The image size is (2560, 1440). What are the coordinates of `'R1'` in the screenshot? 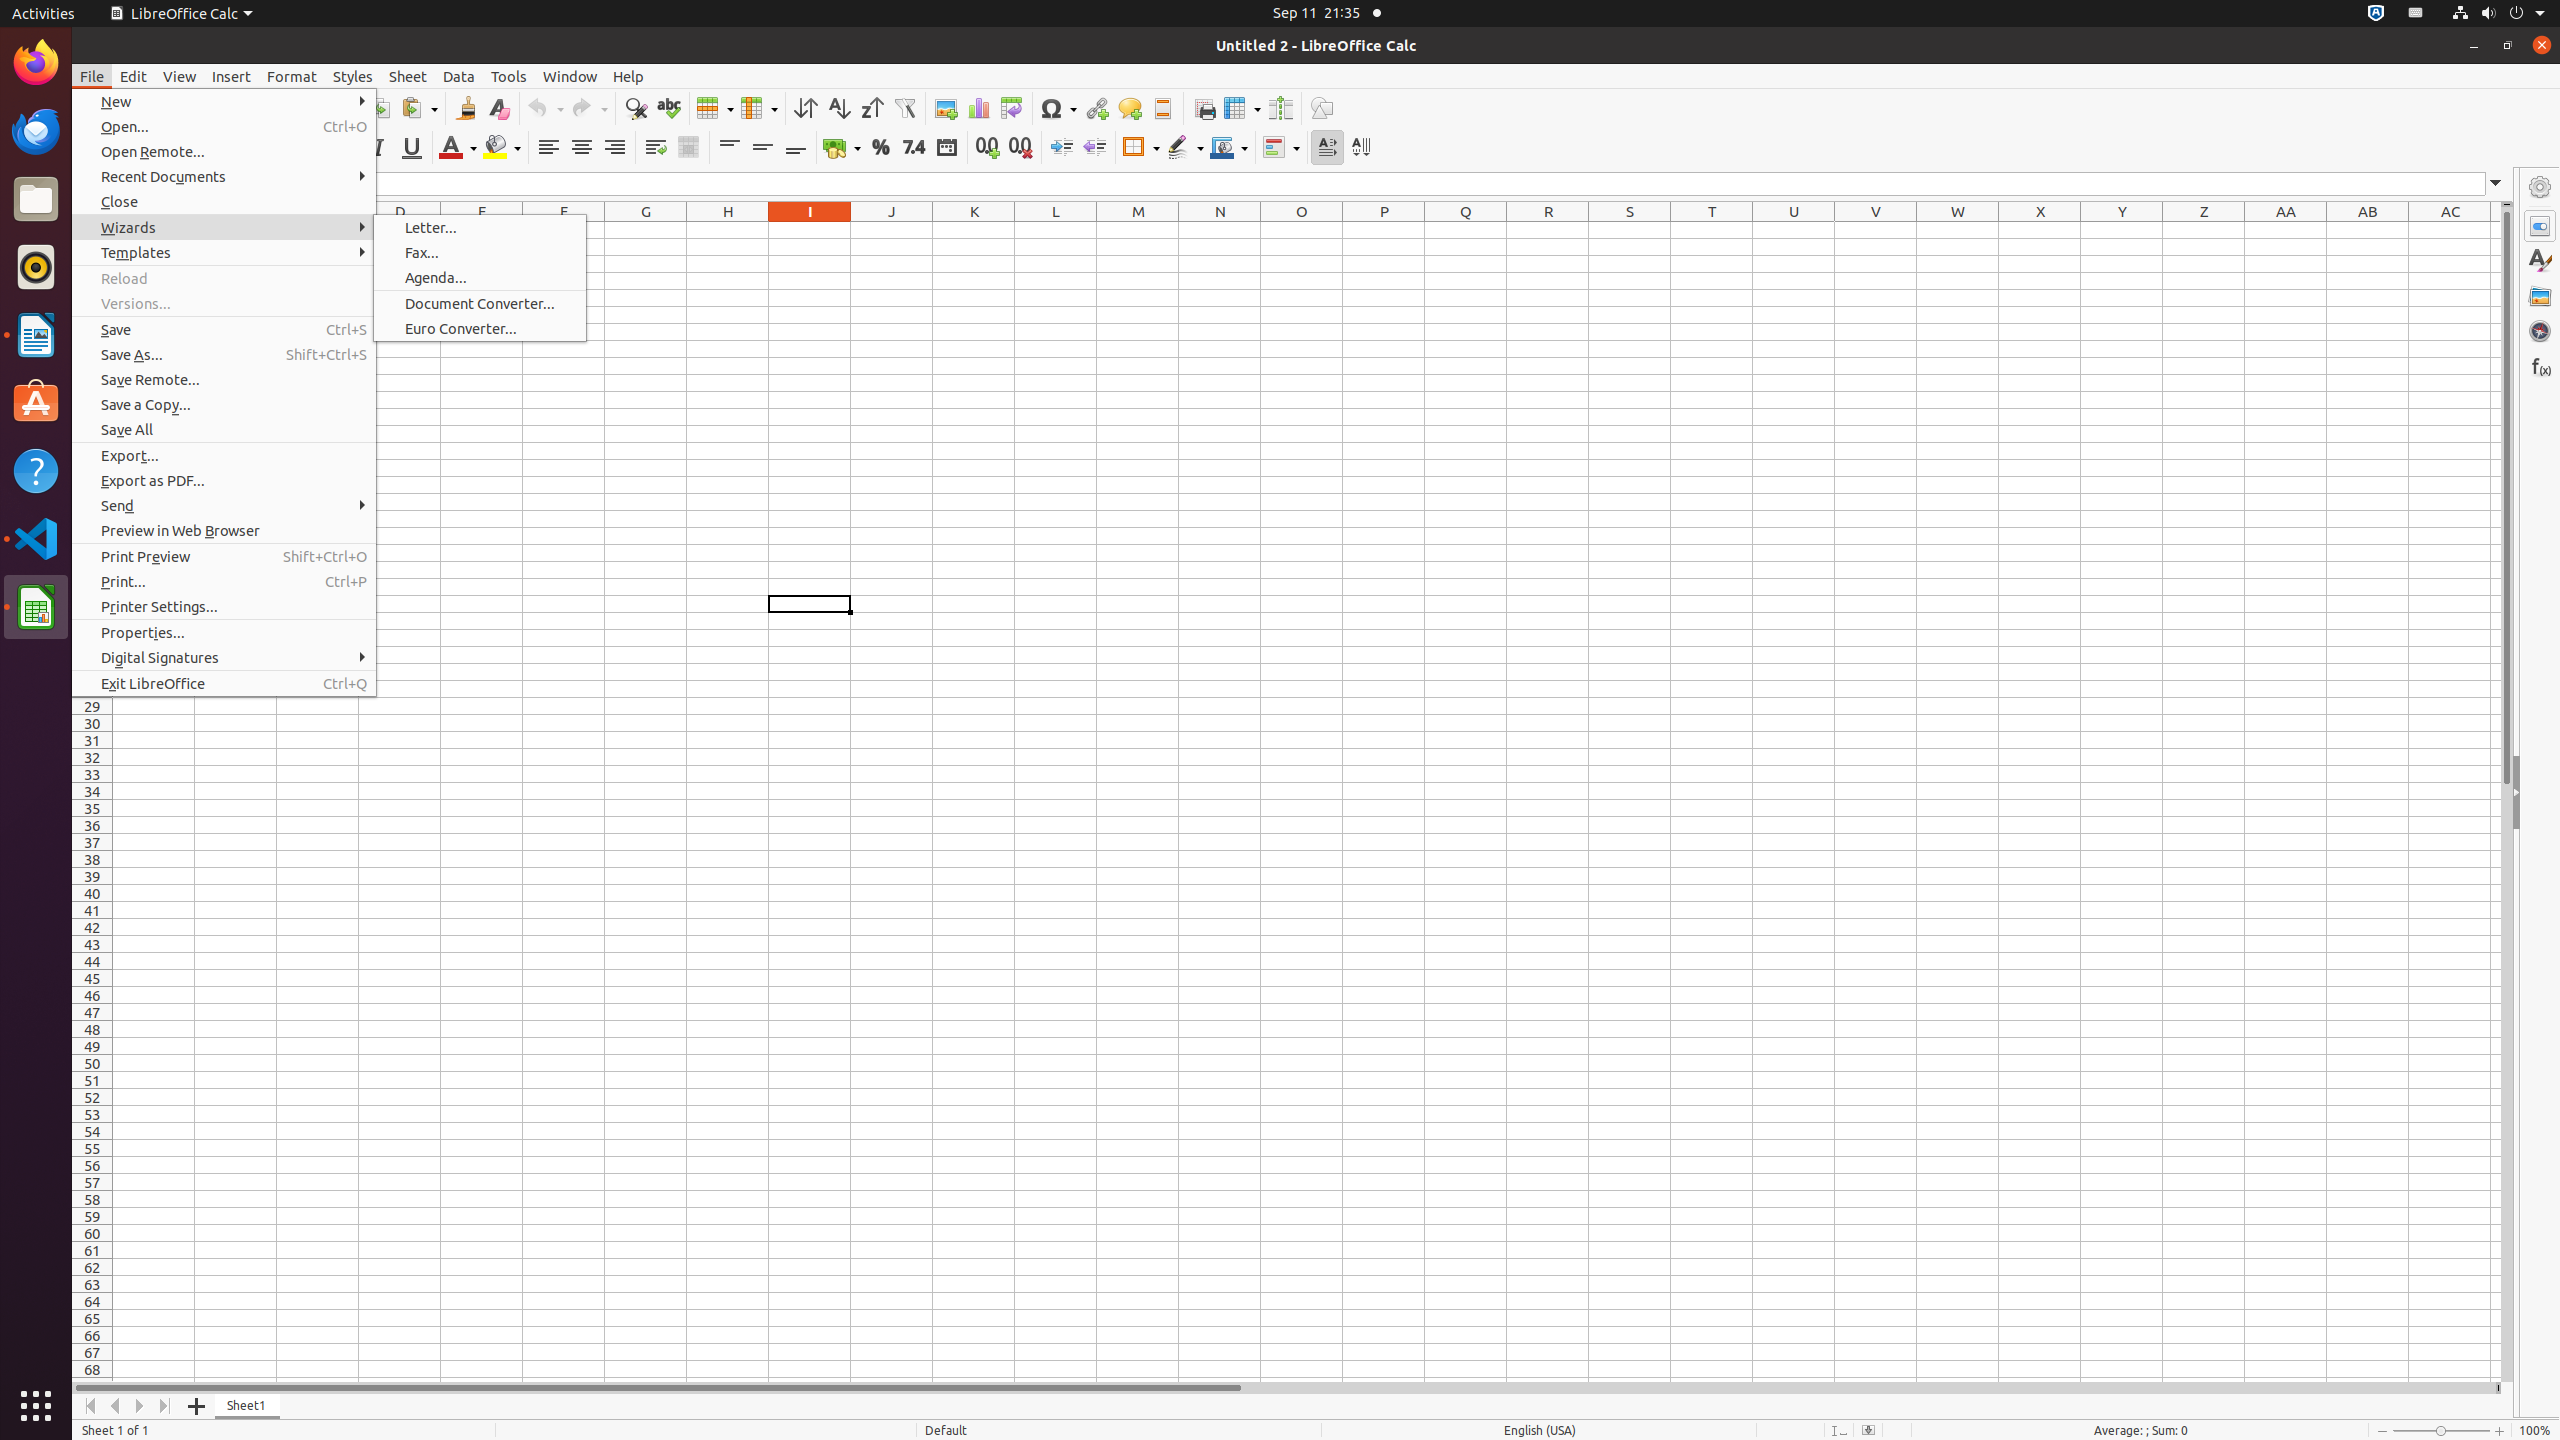 It's located at (1548, 229).